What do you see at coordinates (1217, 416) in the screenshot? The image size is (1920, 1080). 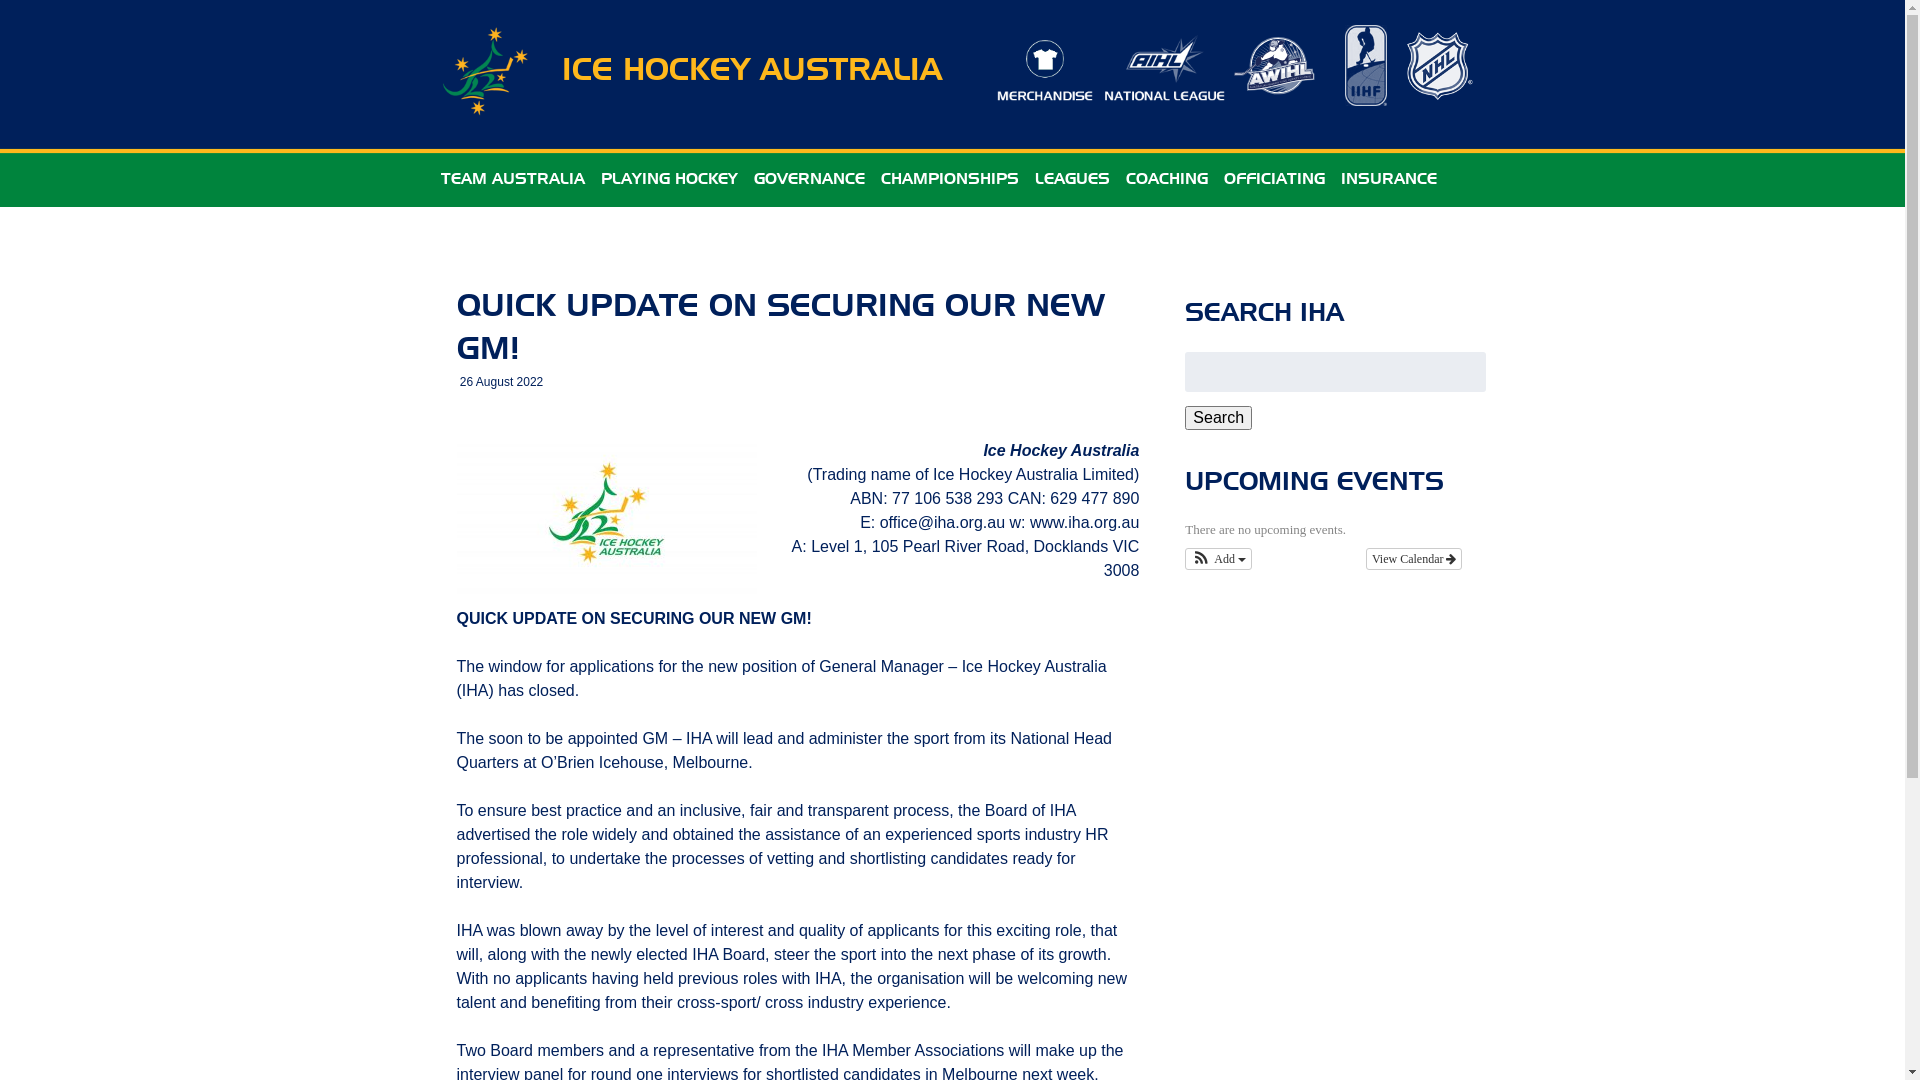 I see `'Search'` at bounding box center [1217, 416].